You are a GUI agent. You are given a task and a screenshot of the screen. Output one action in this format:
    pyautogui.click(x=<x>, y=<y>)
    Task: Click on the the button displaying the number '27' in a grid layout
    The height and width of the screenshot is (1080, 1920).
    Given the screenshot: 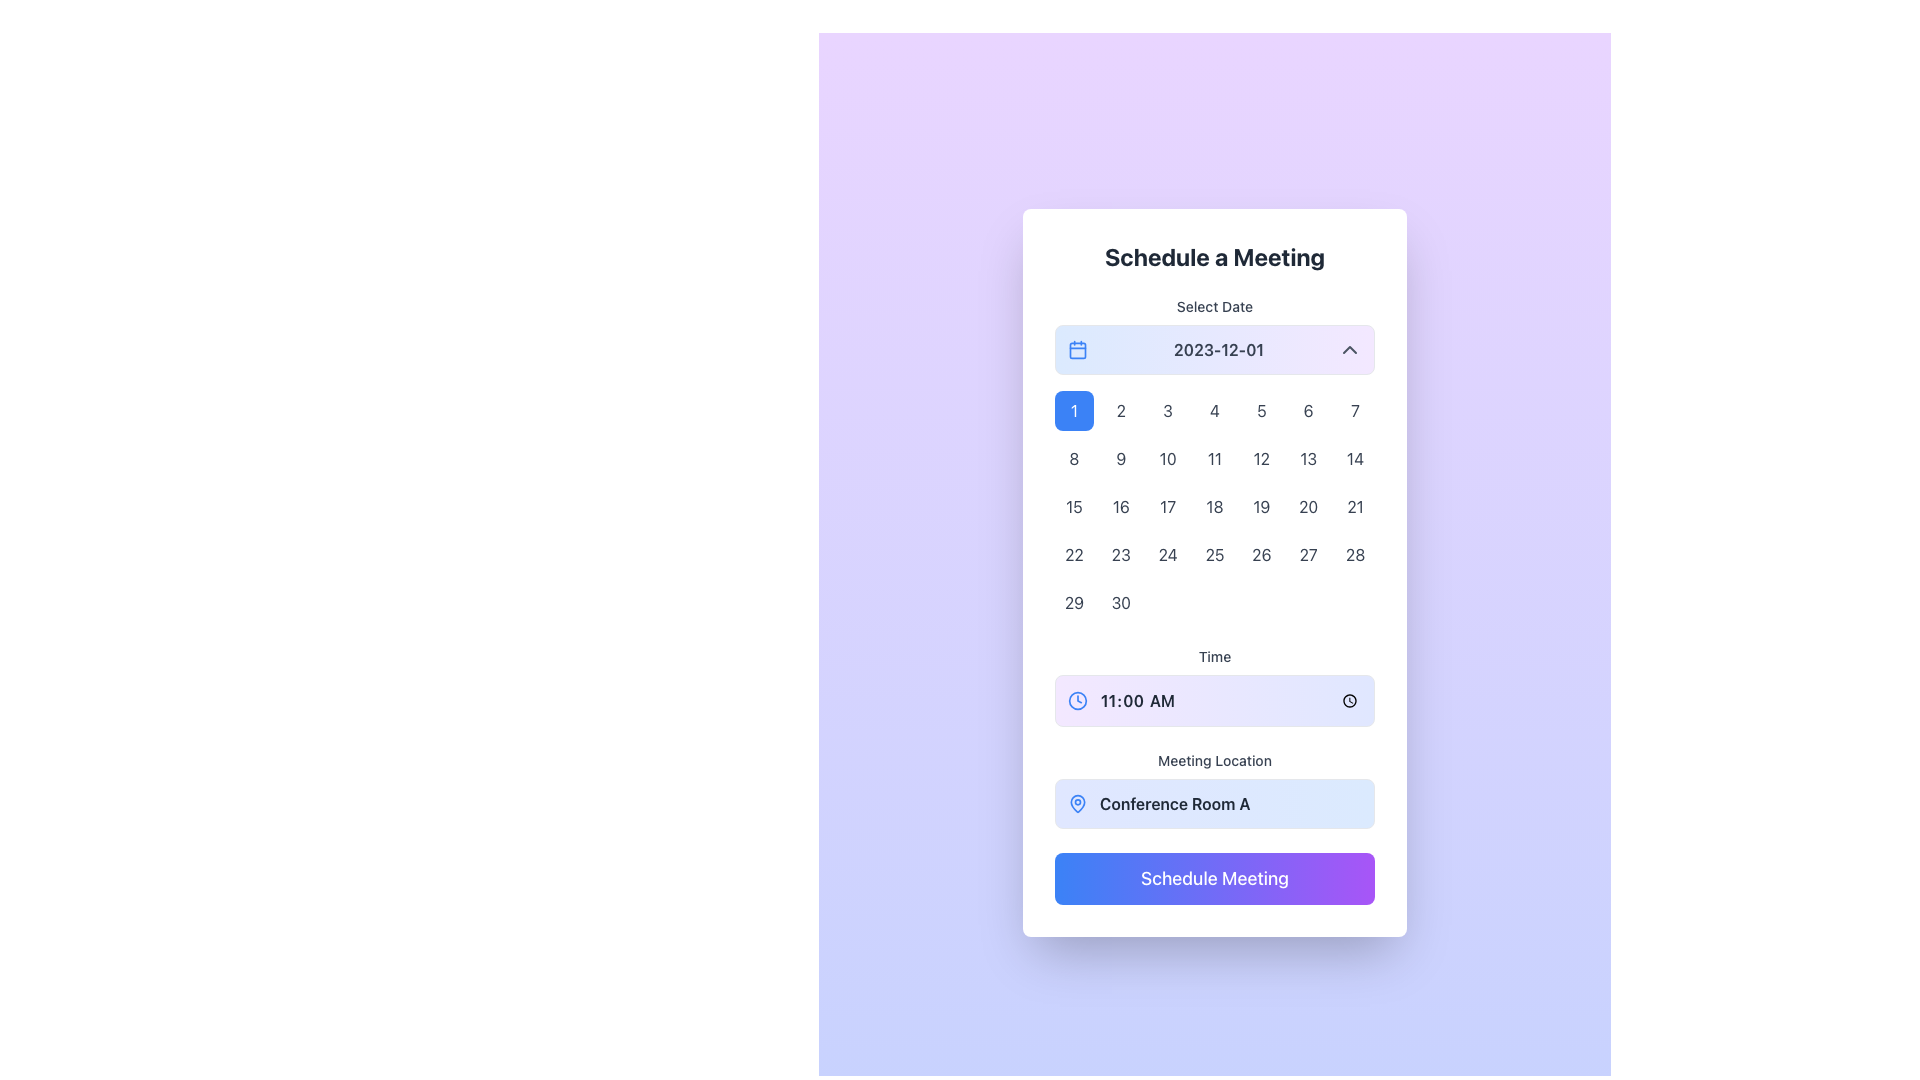 What is the action you would take?
    pyautogui.click(x=1308, y=555)
    